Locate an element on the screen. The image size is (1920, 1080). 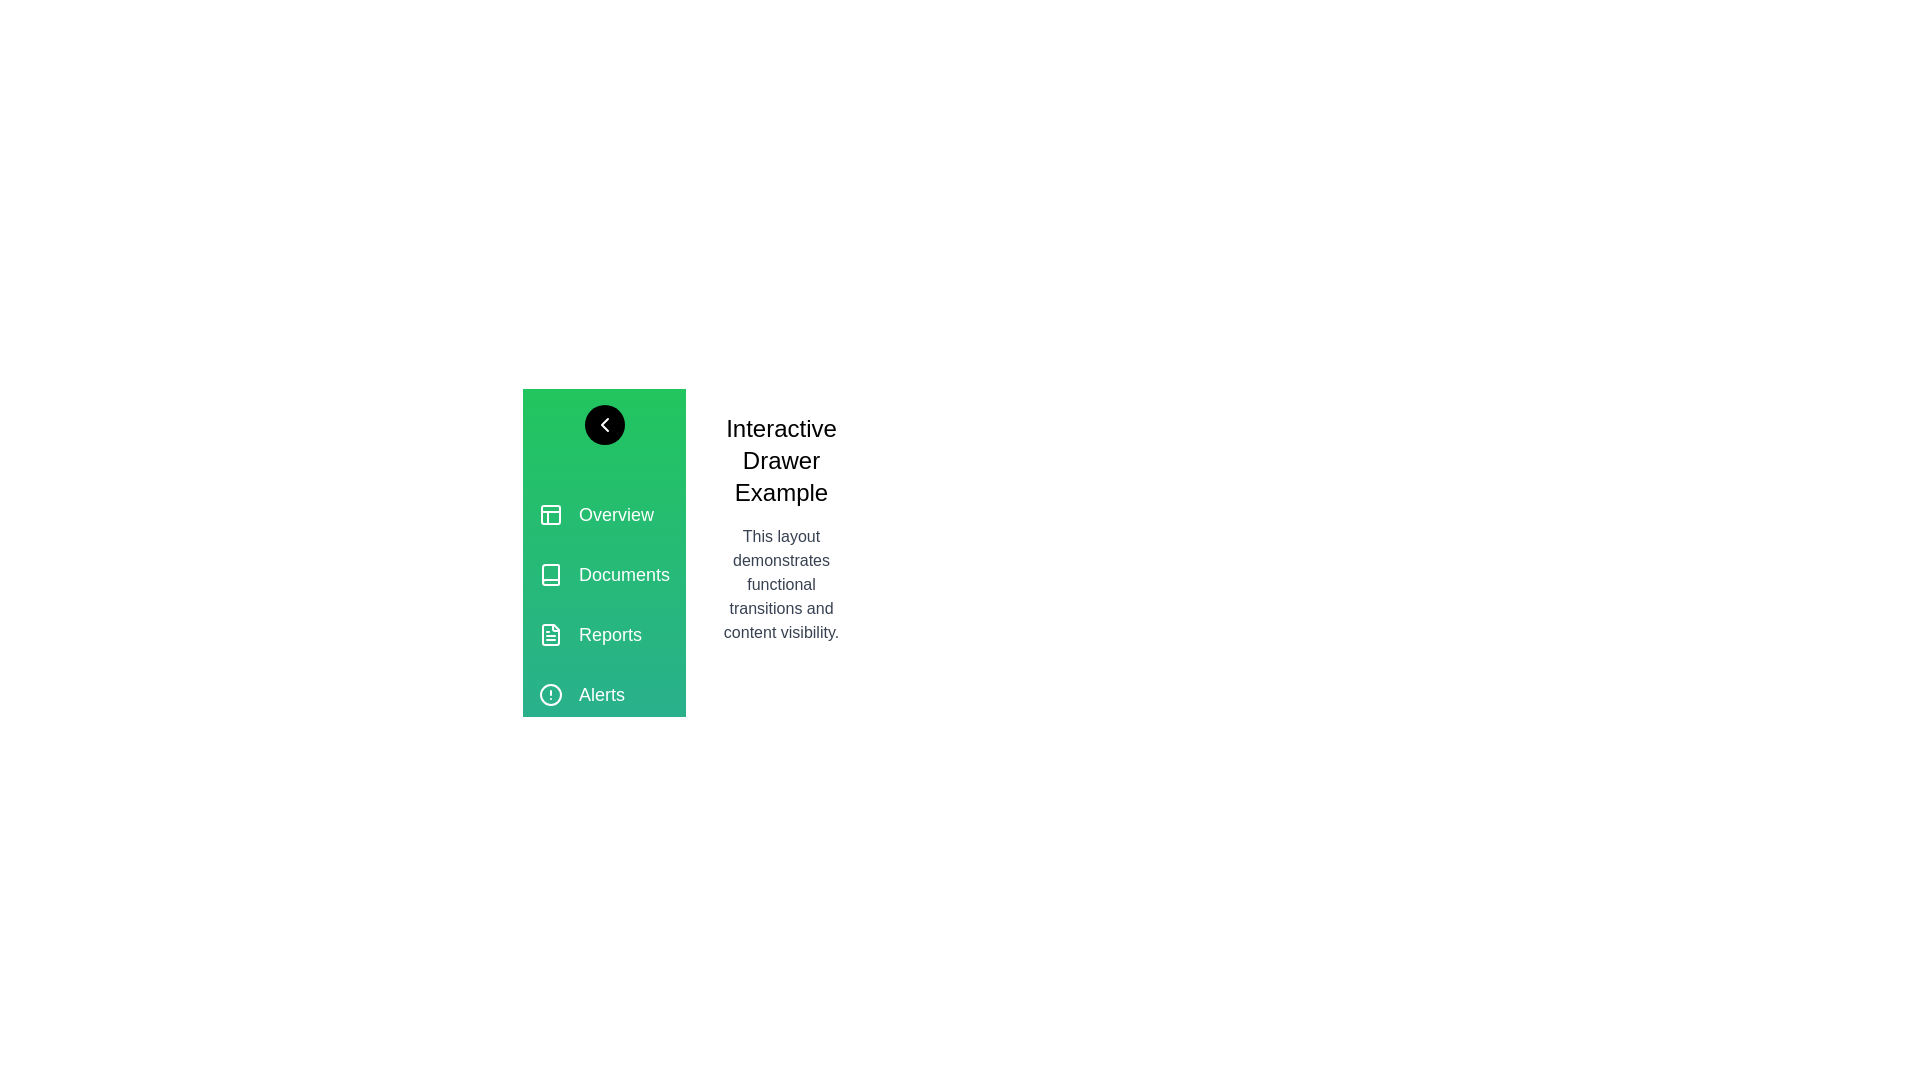
the section Reports to observe the hover effect is located at coordinates (603, 635).